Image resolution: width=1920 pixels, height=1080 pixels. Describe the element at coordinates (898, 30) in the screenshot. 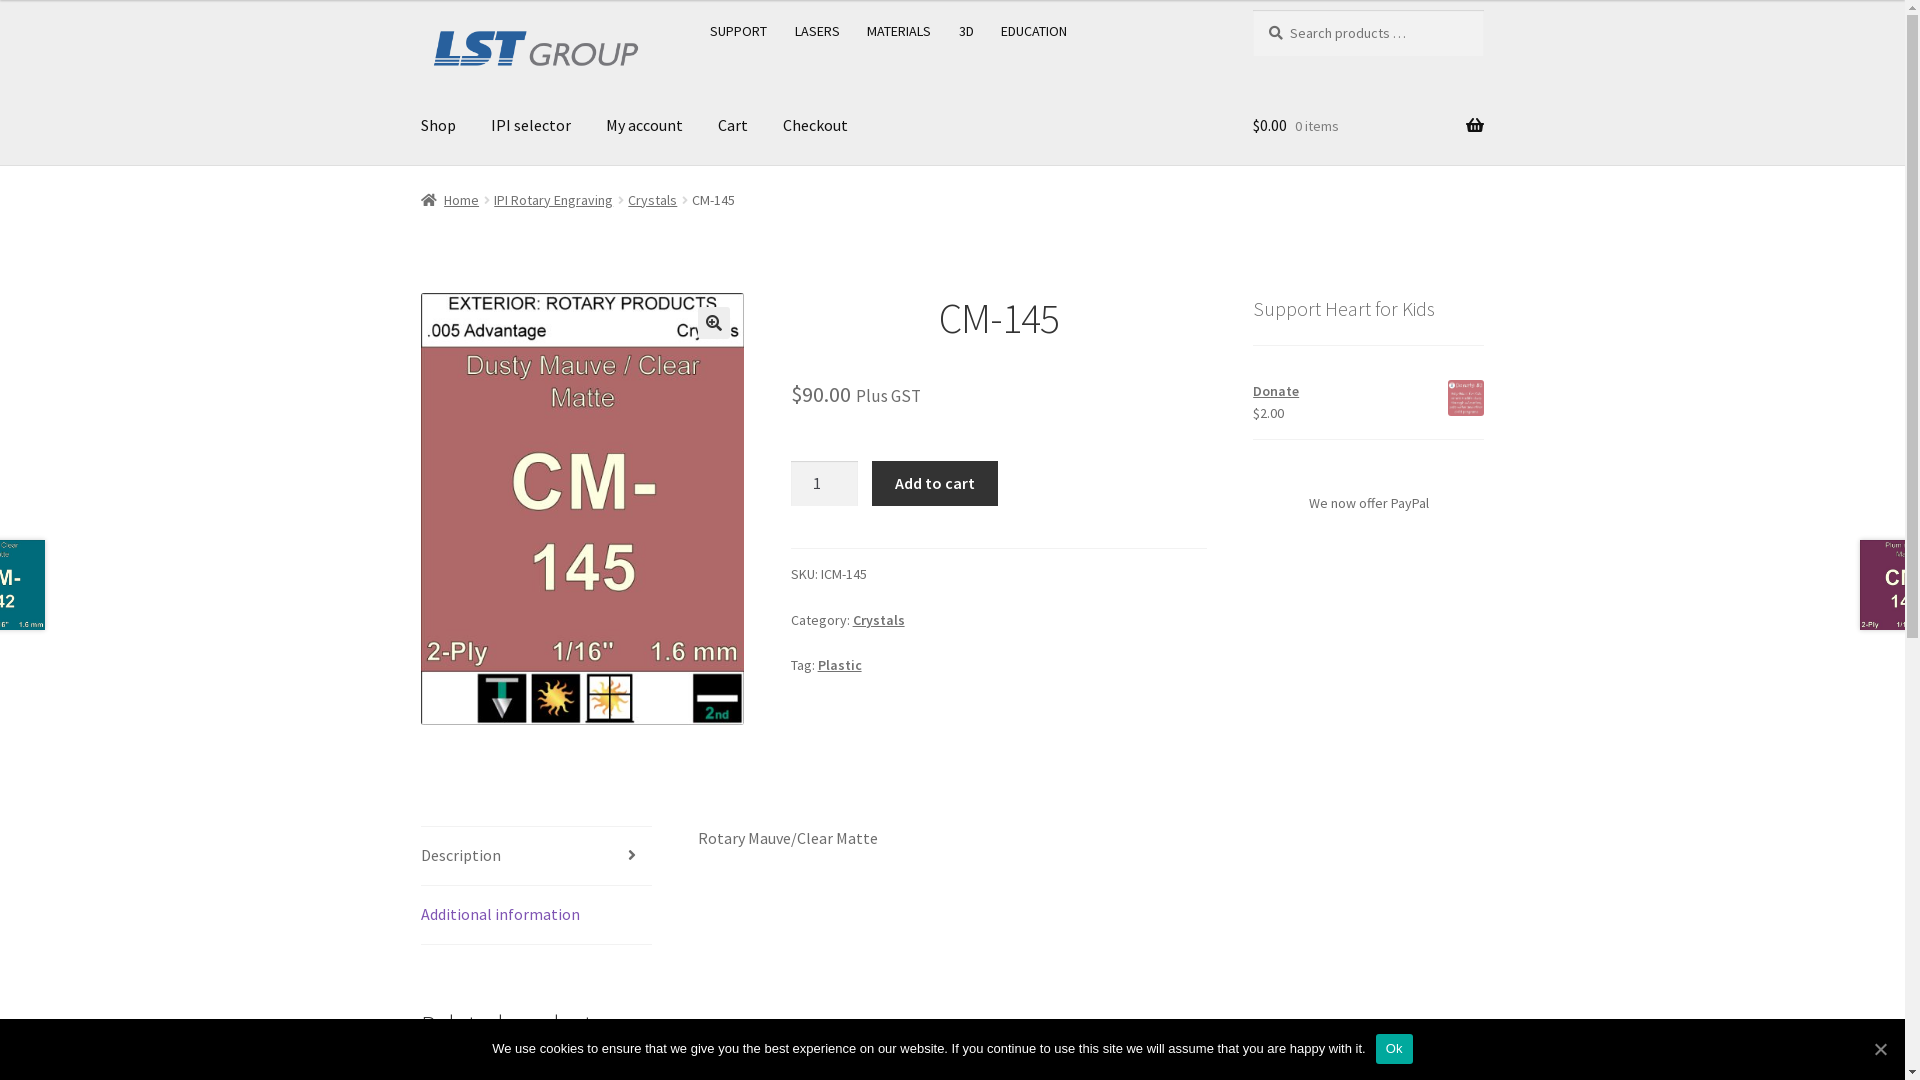

I see `'MATERIALS'` at that location.